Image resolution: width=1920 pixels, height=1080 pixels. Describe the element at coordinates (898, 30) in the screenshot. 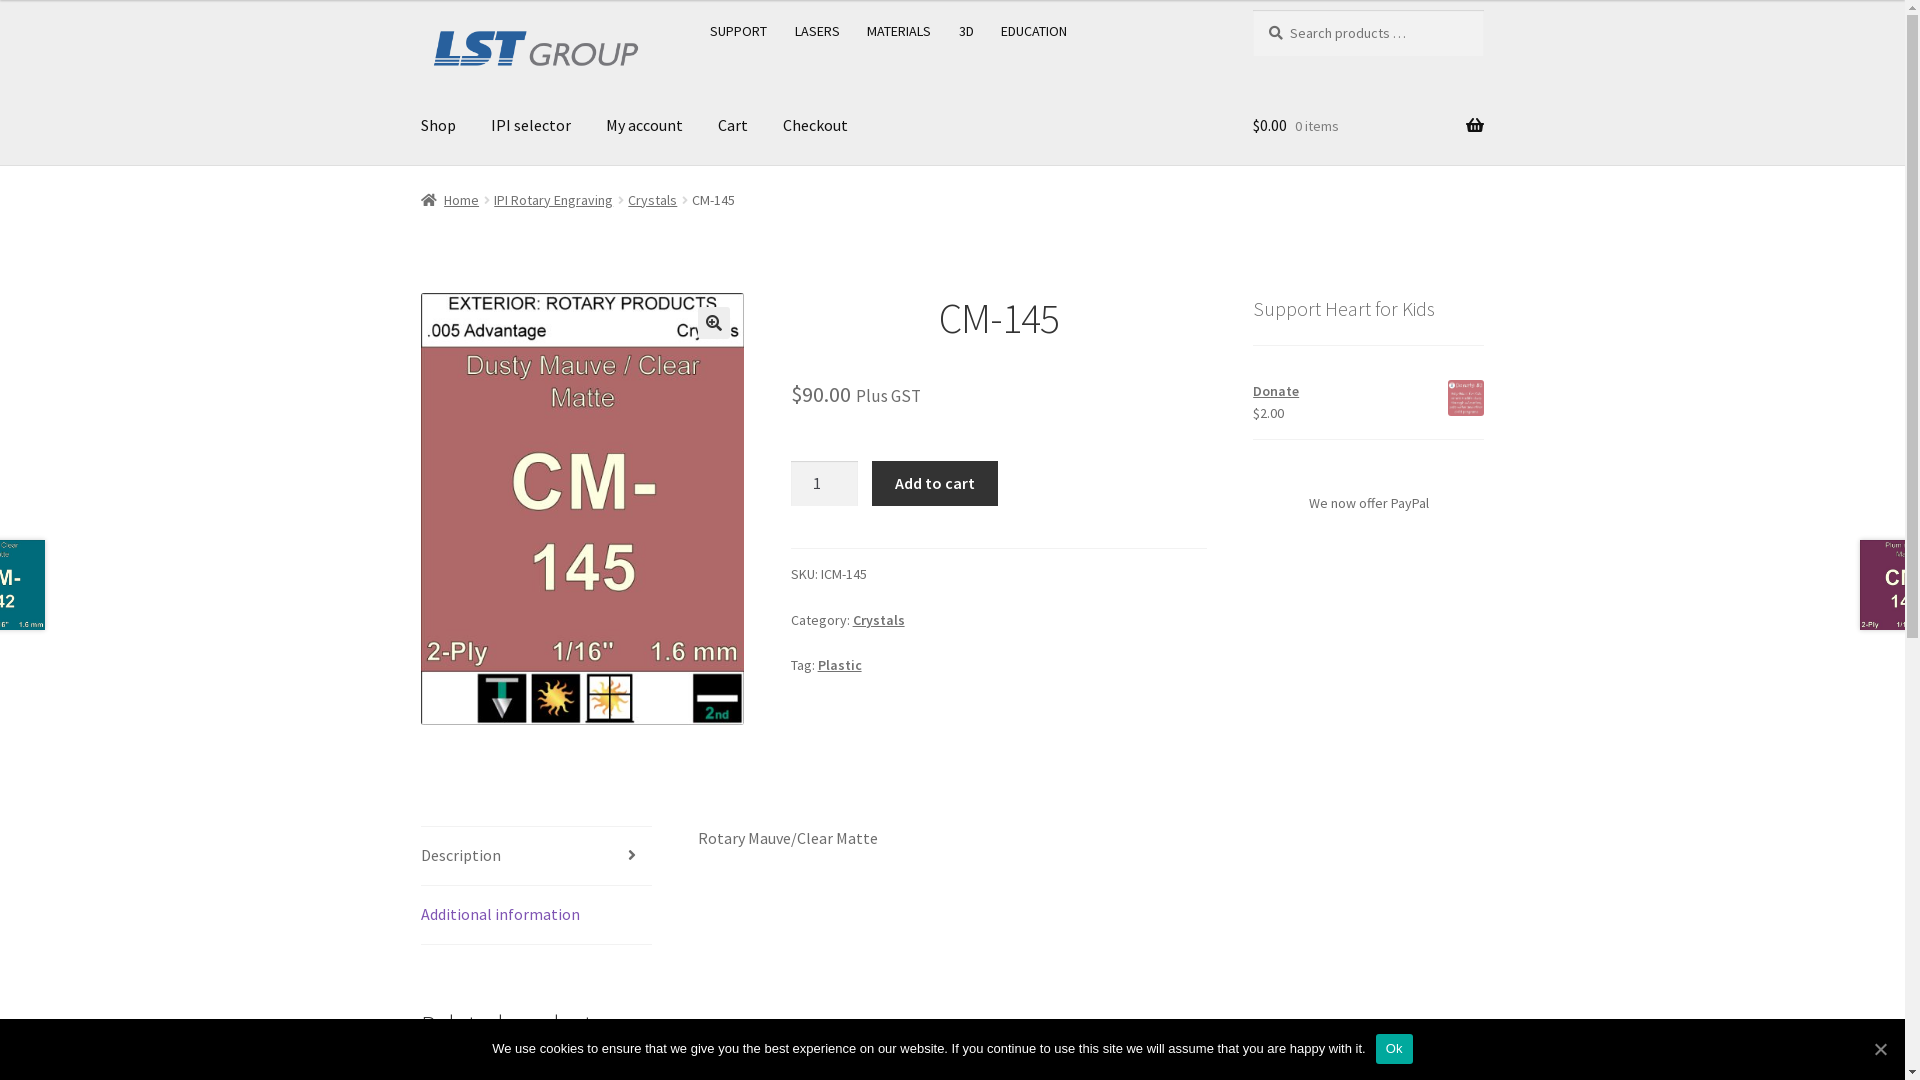

I see `'MATERIALS'` at that location.